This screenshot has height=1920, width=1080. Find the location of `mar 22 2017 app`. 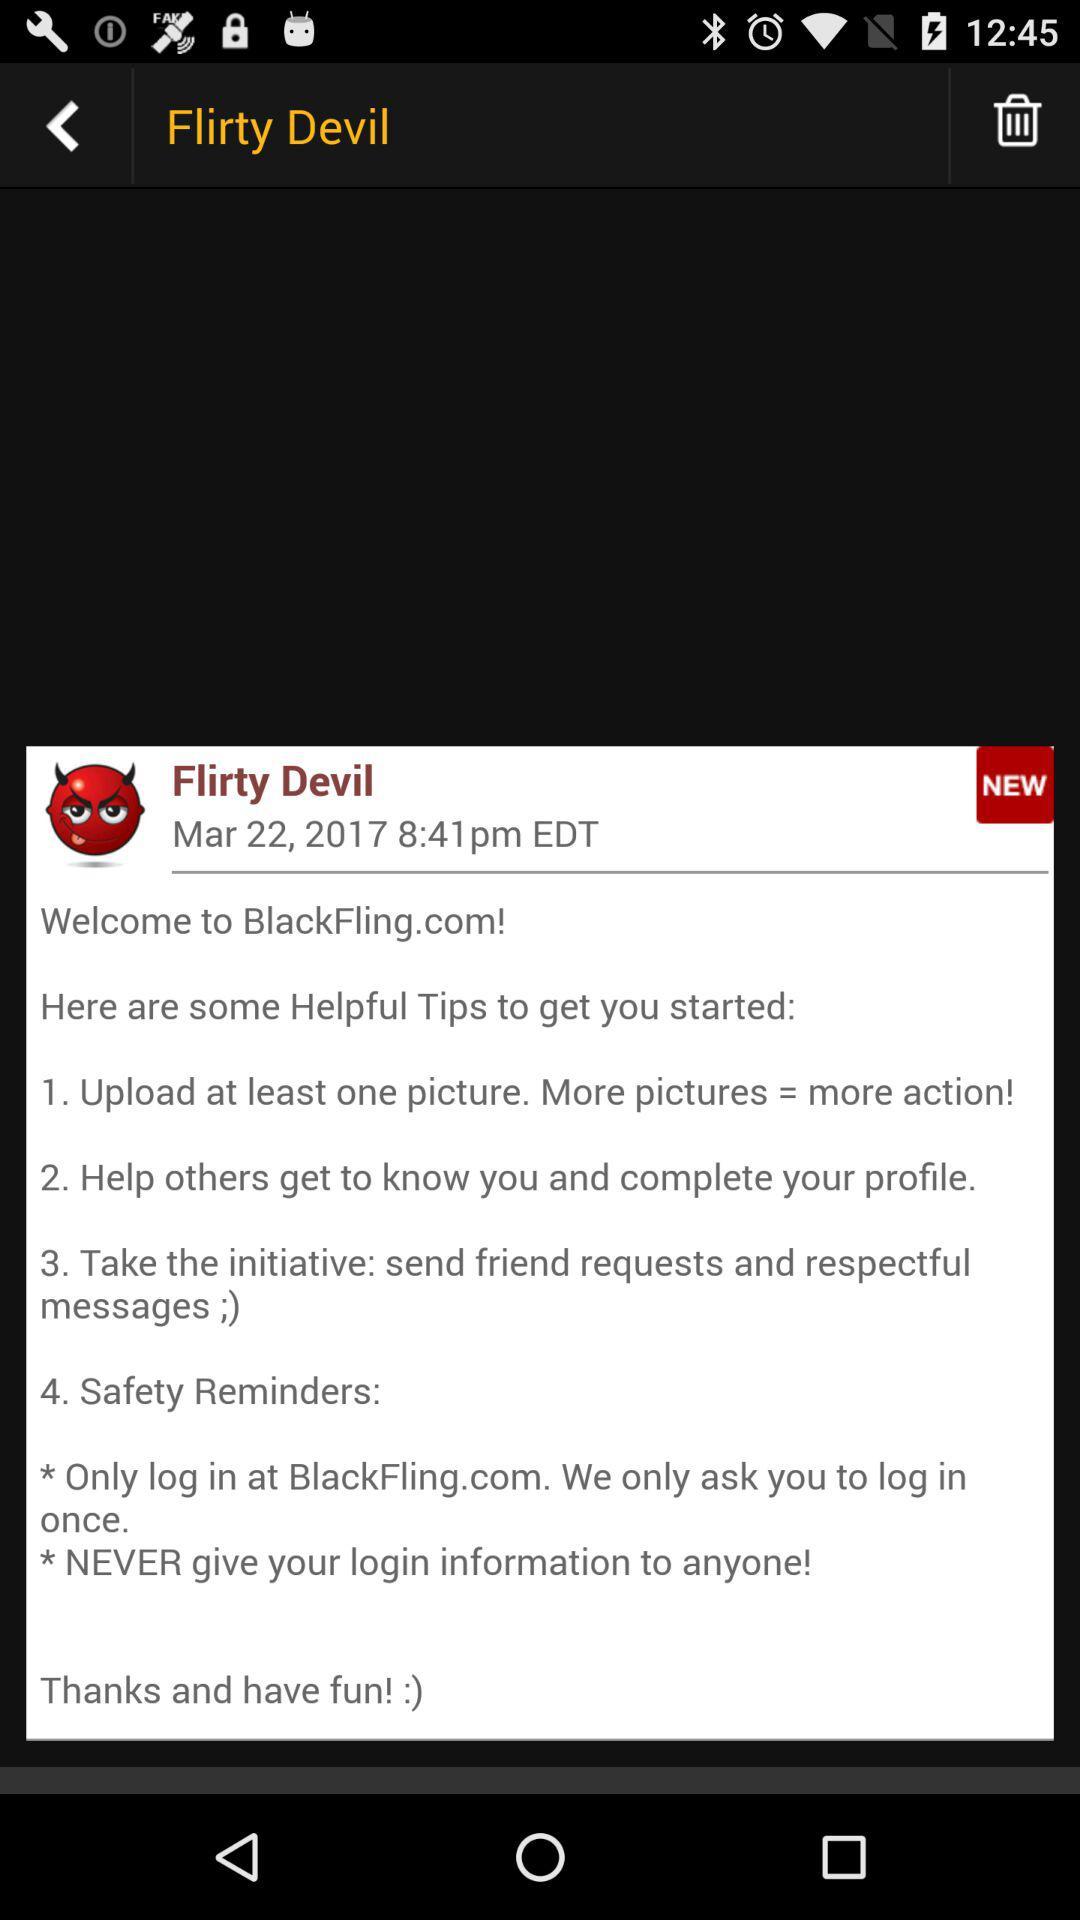

mar 22 2017 app is located at coordinates (609, 832).